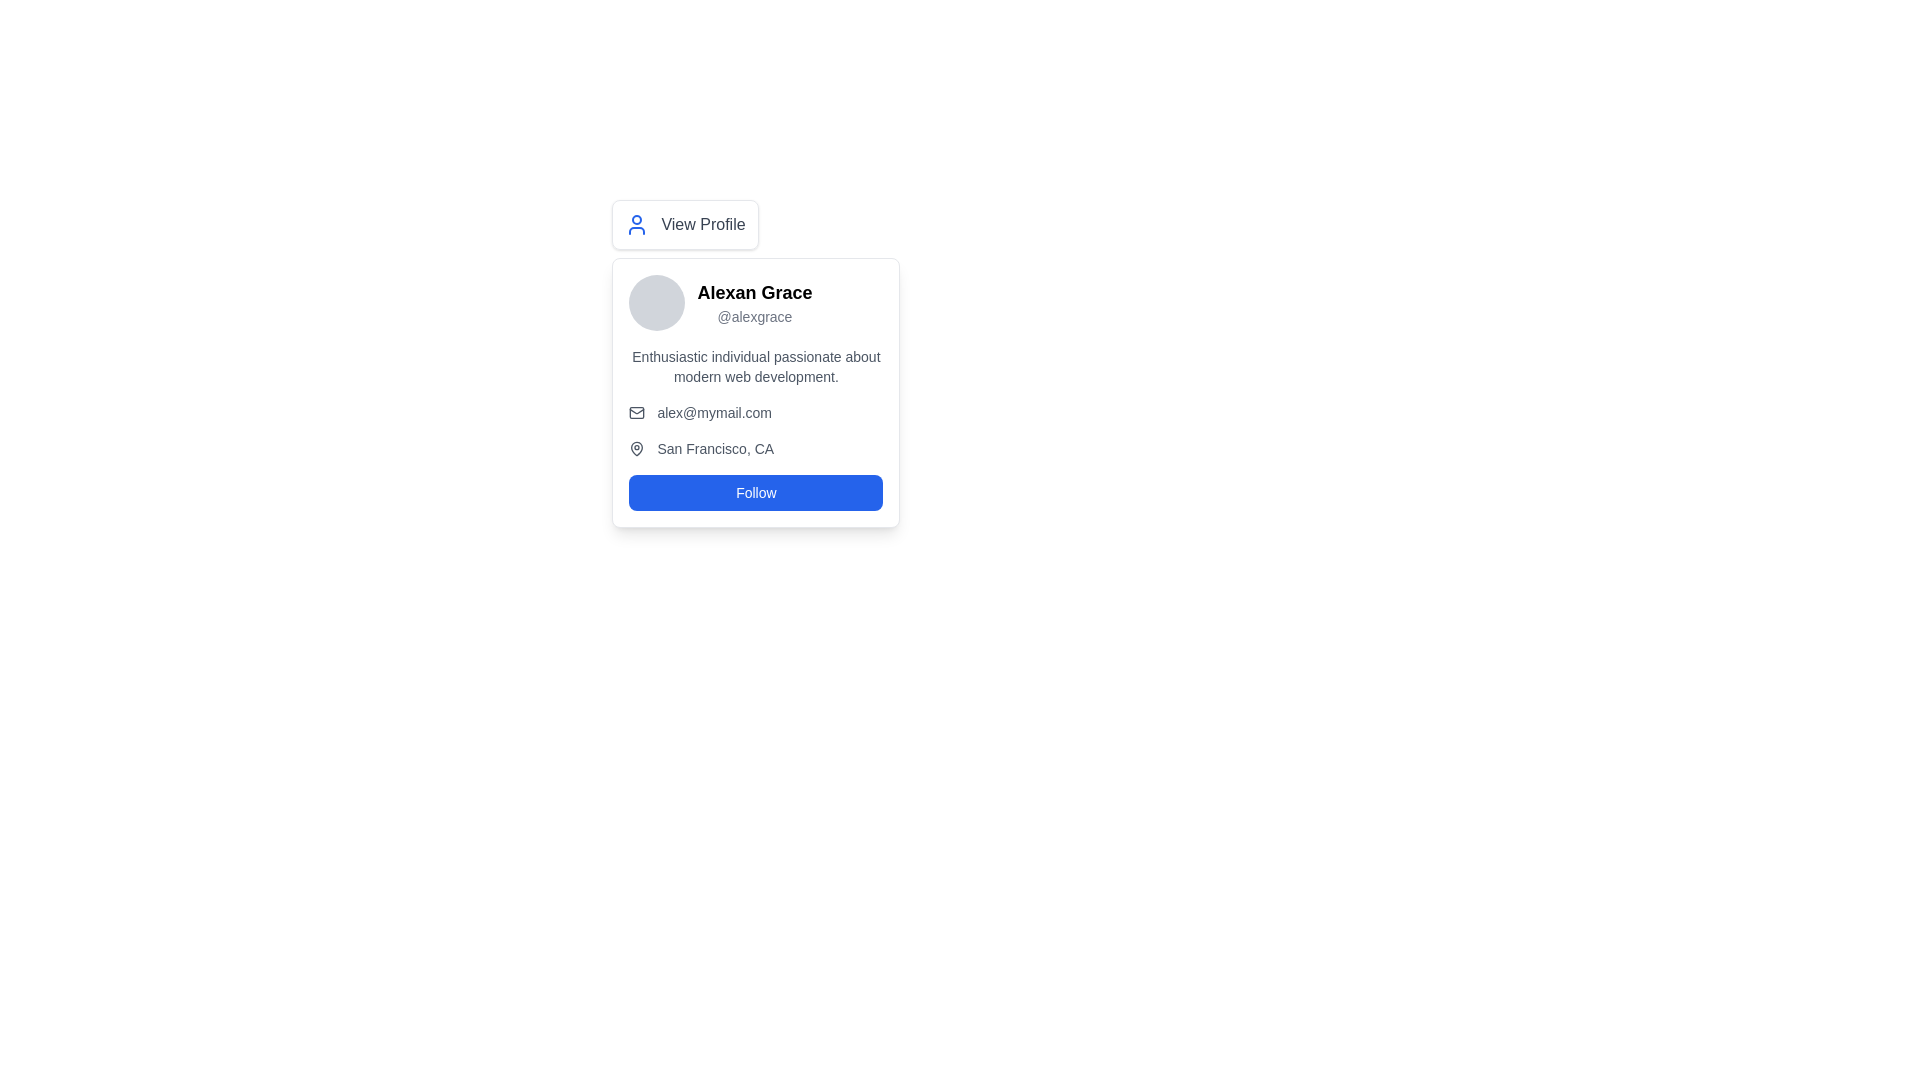 This screenshot has height=1080, width=1920. I want to click on the non-interactive SVG email icon component, which is a rectangular shape with rounded corners located to the left of the email address 'alex@mymail.com' in the user profile card, so click(636, 411).